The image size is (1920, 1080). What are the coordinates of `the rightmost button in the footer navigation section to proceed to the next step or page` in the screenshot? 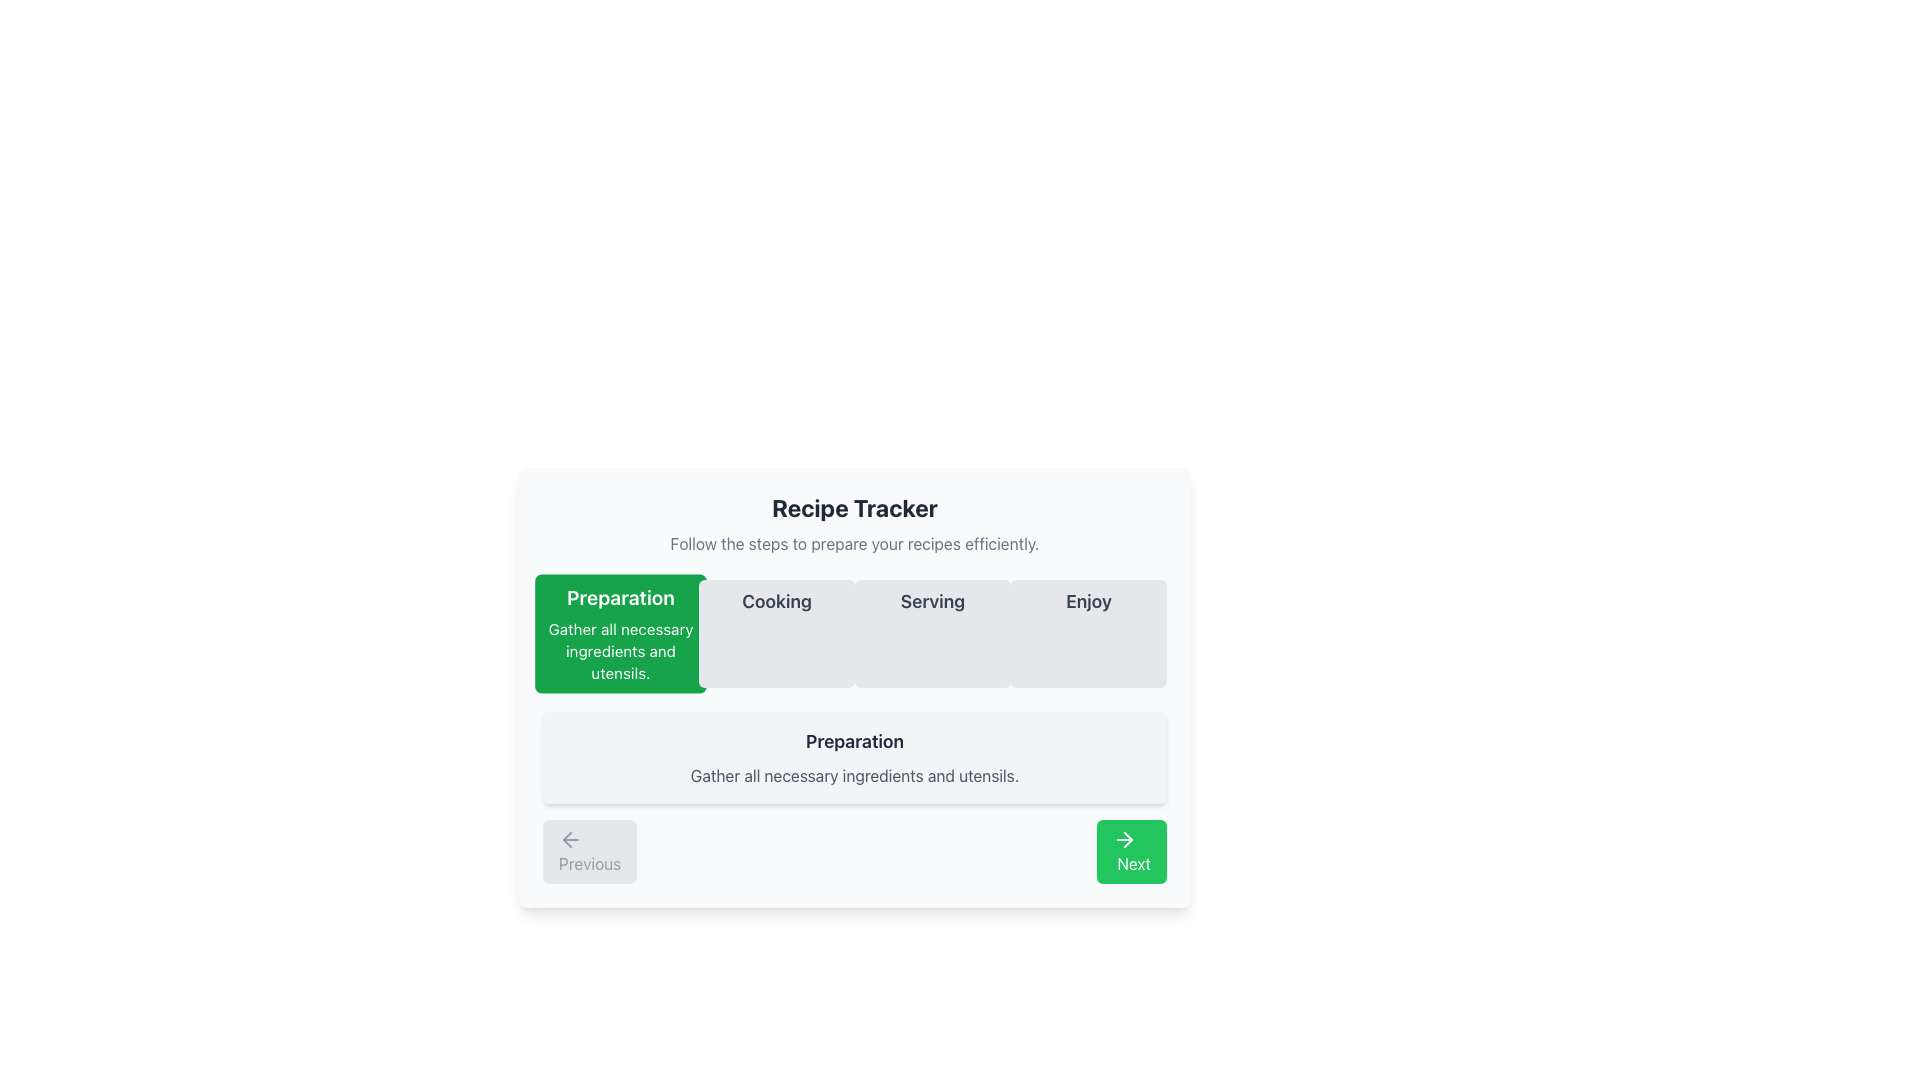 It's located at (1132, 852).